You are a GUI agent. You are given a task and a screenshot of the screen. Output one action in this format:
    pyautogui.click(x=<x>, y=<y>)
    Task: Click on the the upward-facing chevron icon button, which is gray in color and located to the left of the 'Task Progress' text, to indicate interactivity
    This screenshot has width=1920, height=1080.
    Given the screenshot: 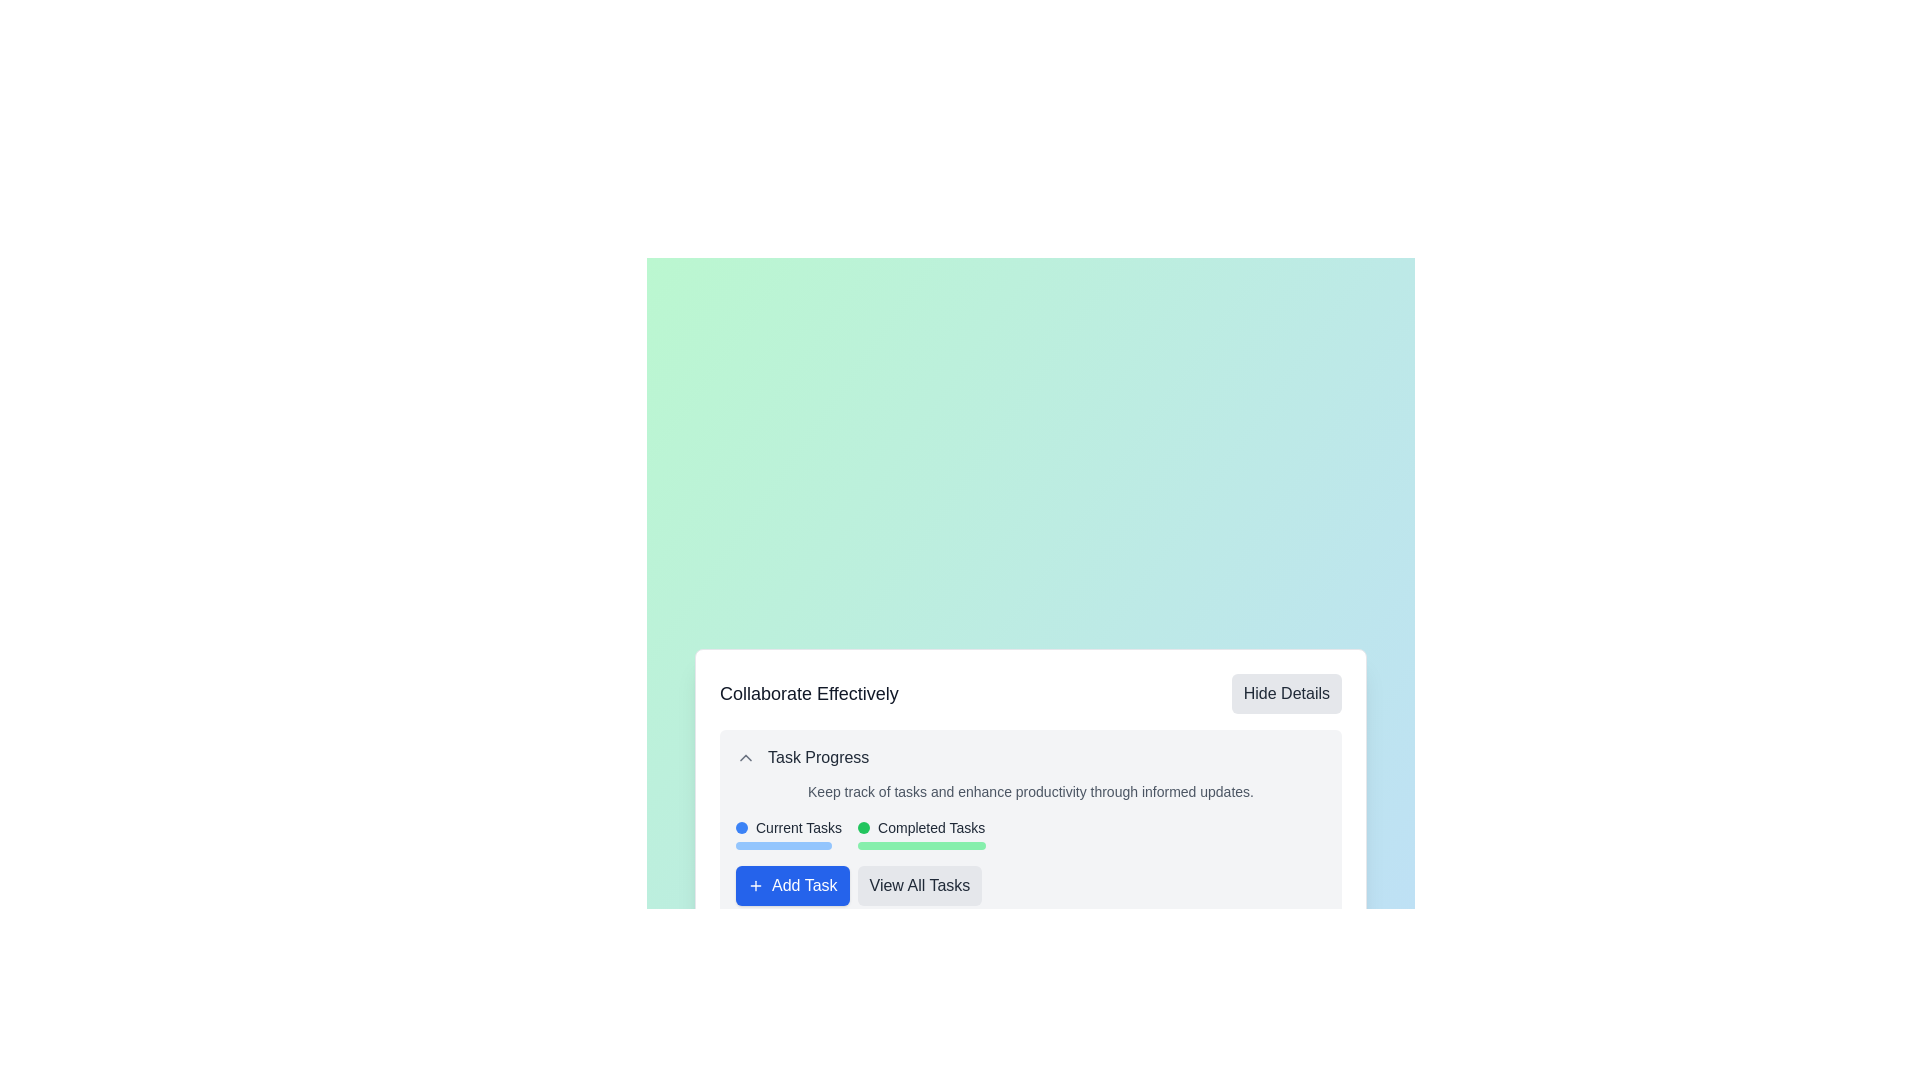 What is the action you would take?
    pyautogui.click(x=744, y=758)
    